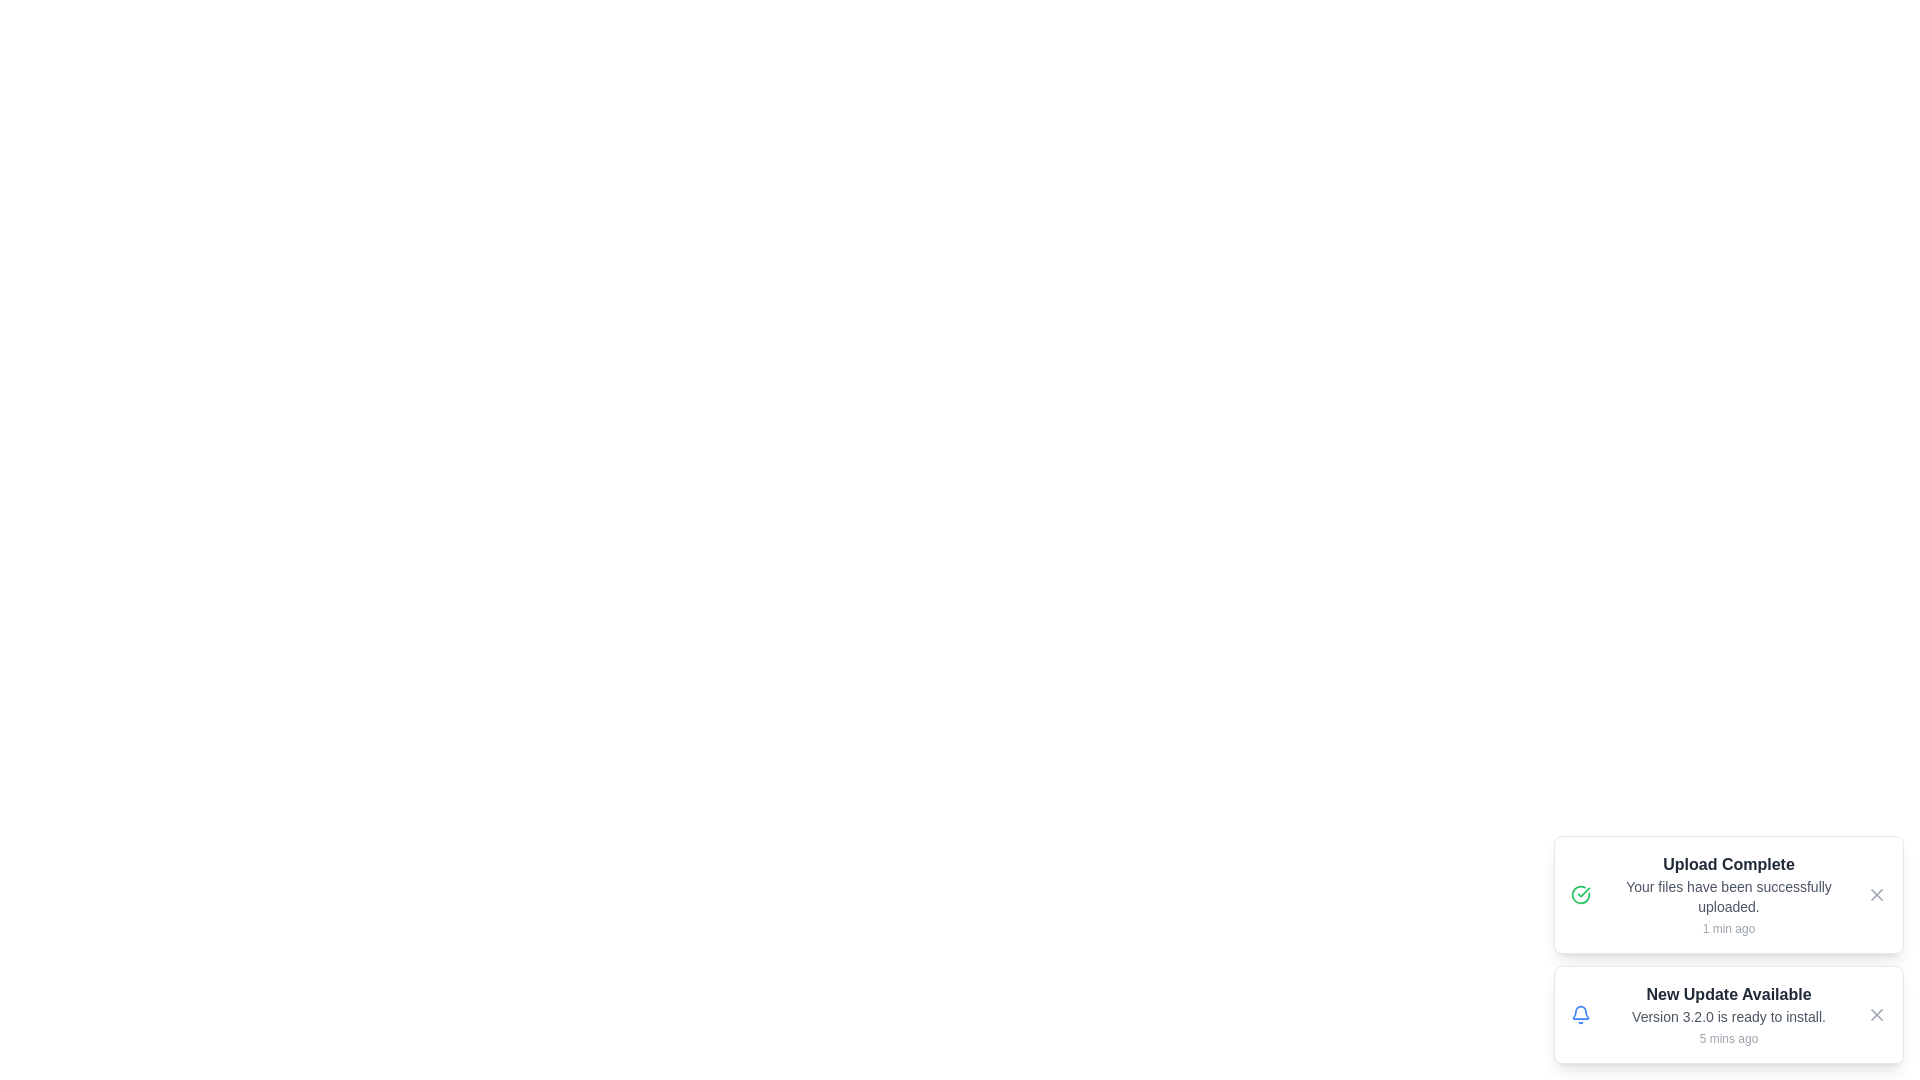 The width and height of the screenshot is (1920, 1080). I want to click on the Notification list element, which is located near the bottom-right corner of the viewport and contains recent notifications about actions and updates, so click(1727, 948).